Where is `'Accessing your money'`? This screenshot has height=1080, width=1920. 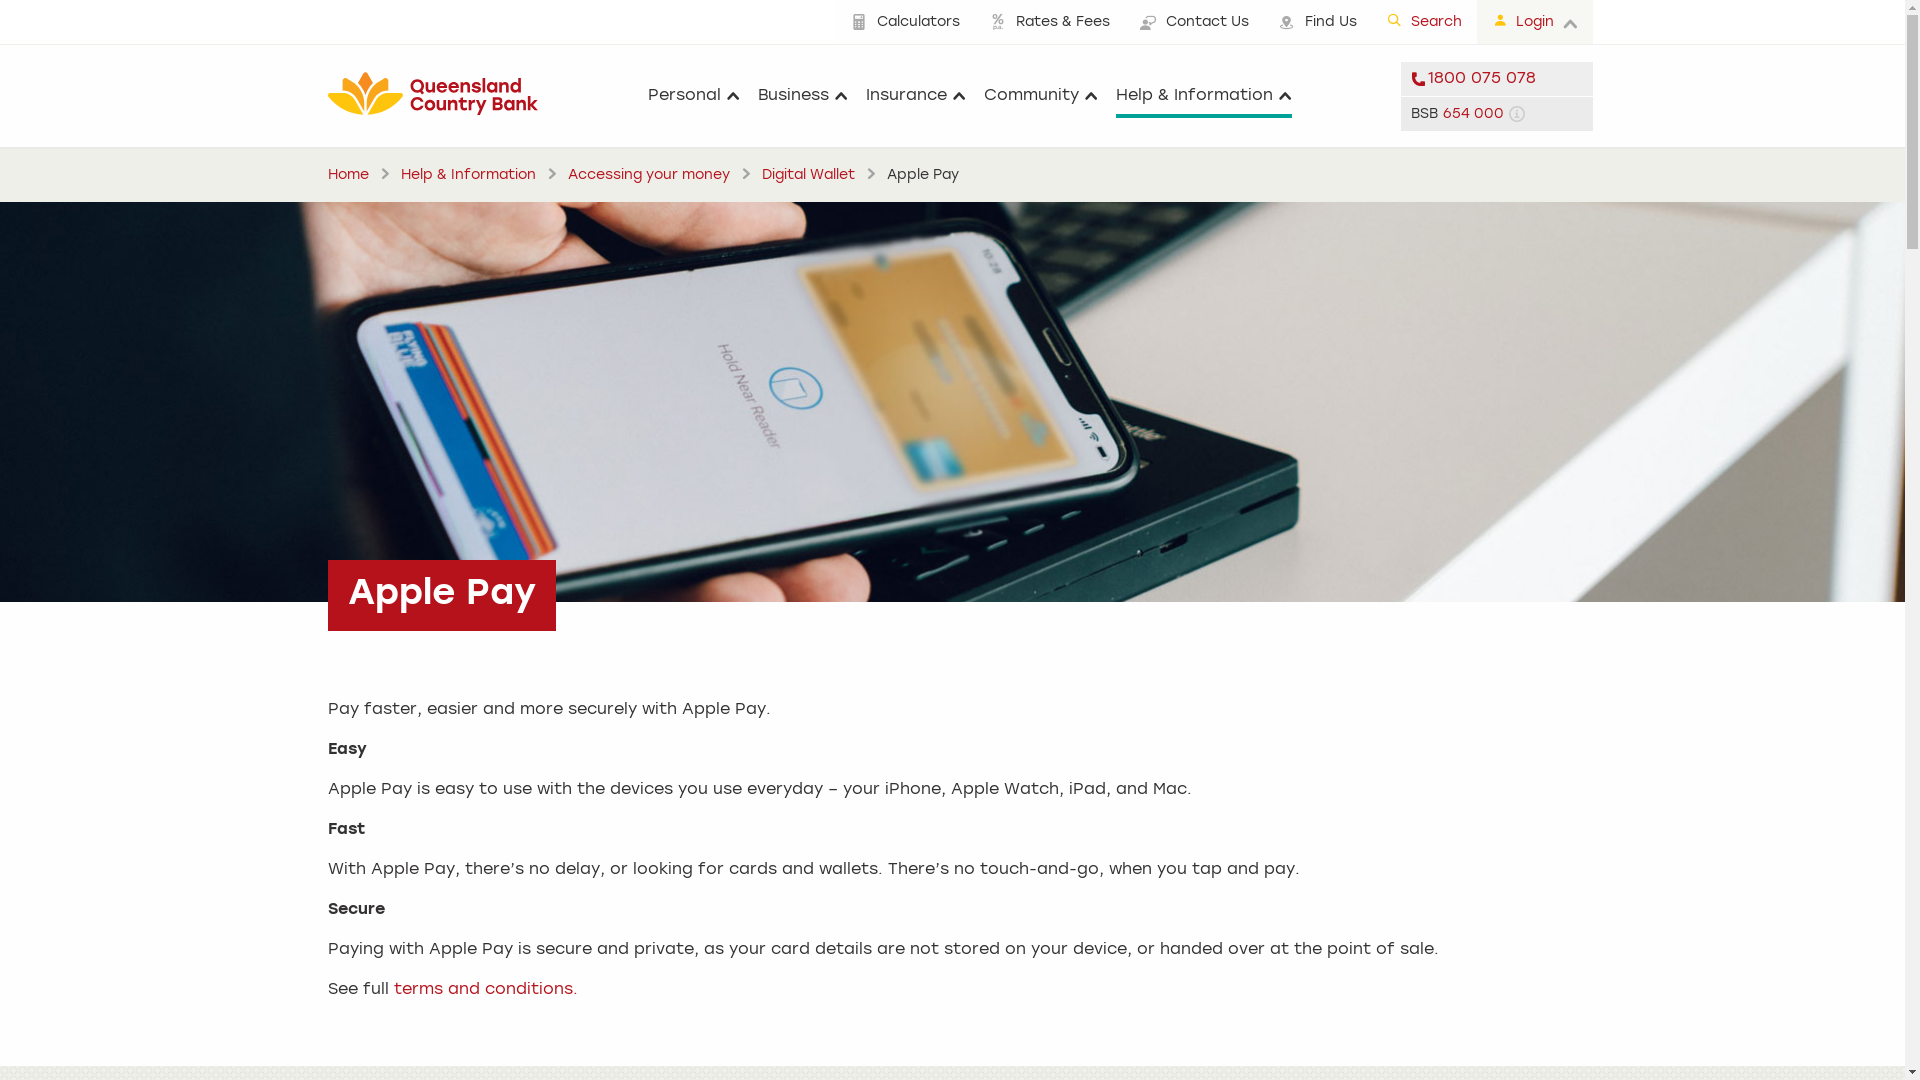
'Accessing your money' is located at coordinates (648, 173).